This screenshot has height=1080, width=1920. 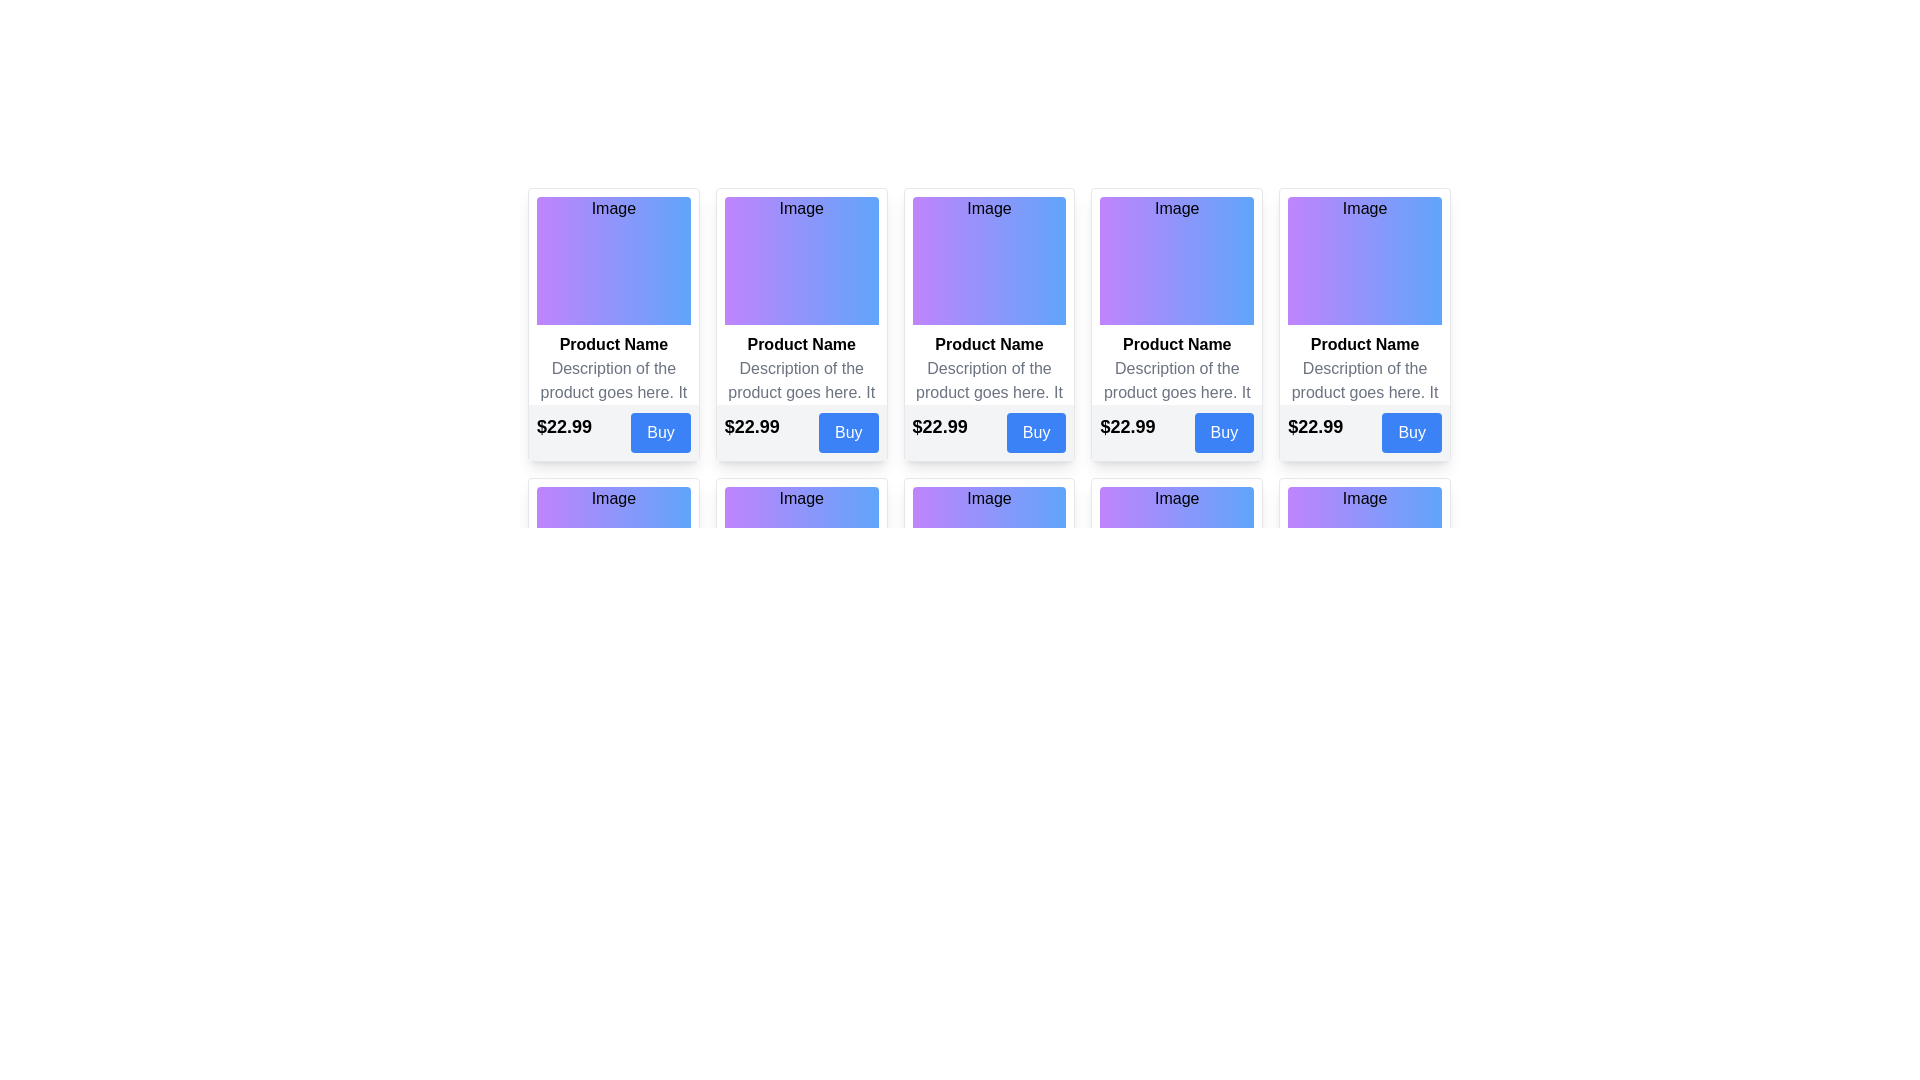 I want to click on the product information card, which displays the product image, name, description, price, and includes a purchase button. This is the fourth card in the first row of a grid layout, so click(x=1177, y=323).